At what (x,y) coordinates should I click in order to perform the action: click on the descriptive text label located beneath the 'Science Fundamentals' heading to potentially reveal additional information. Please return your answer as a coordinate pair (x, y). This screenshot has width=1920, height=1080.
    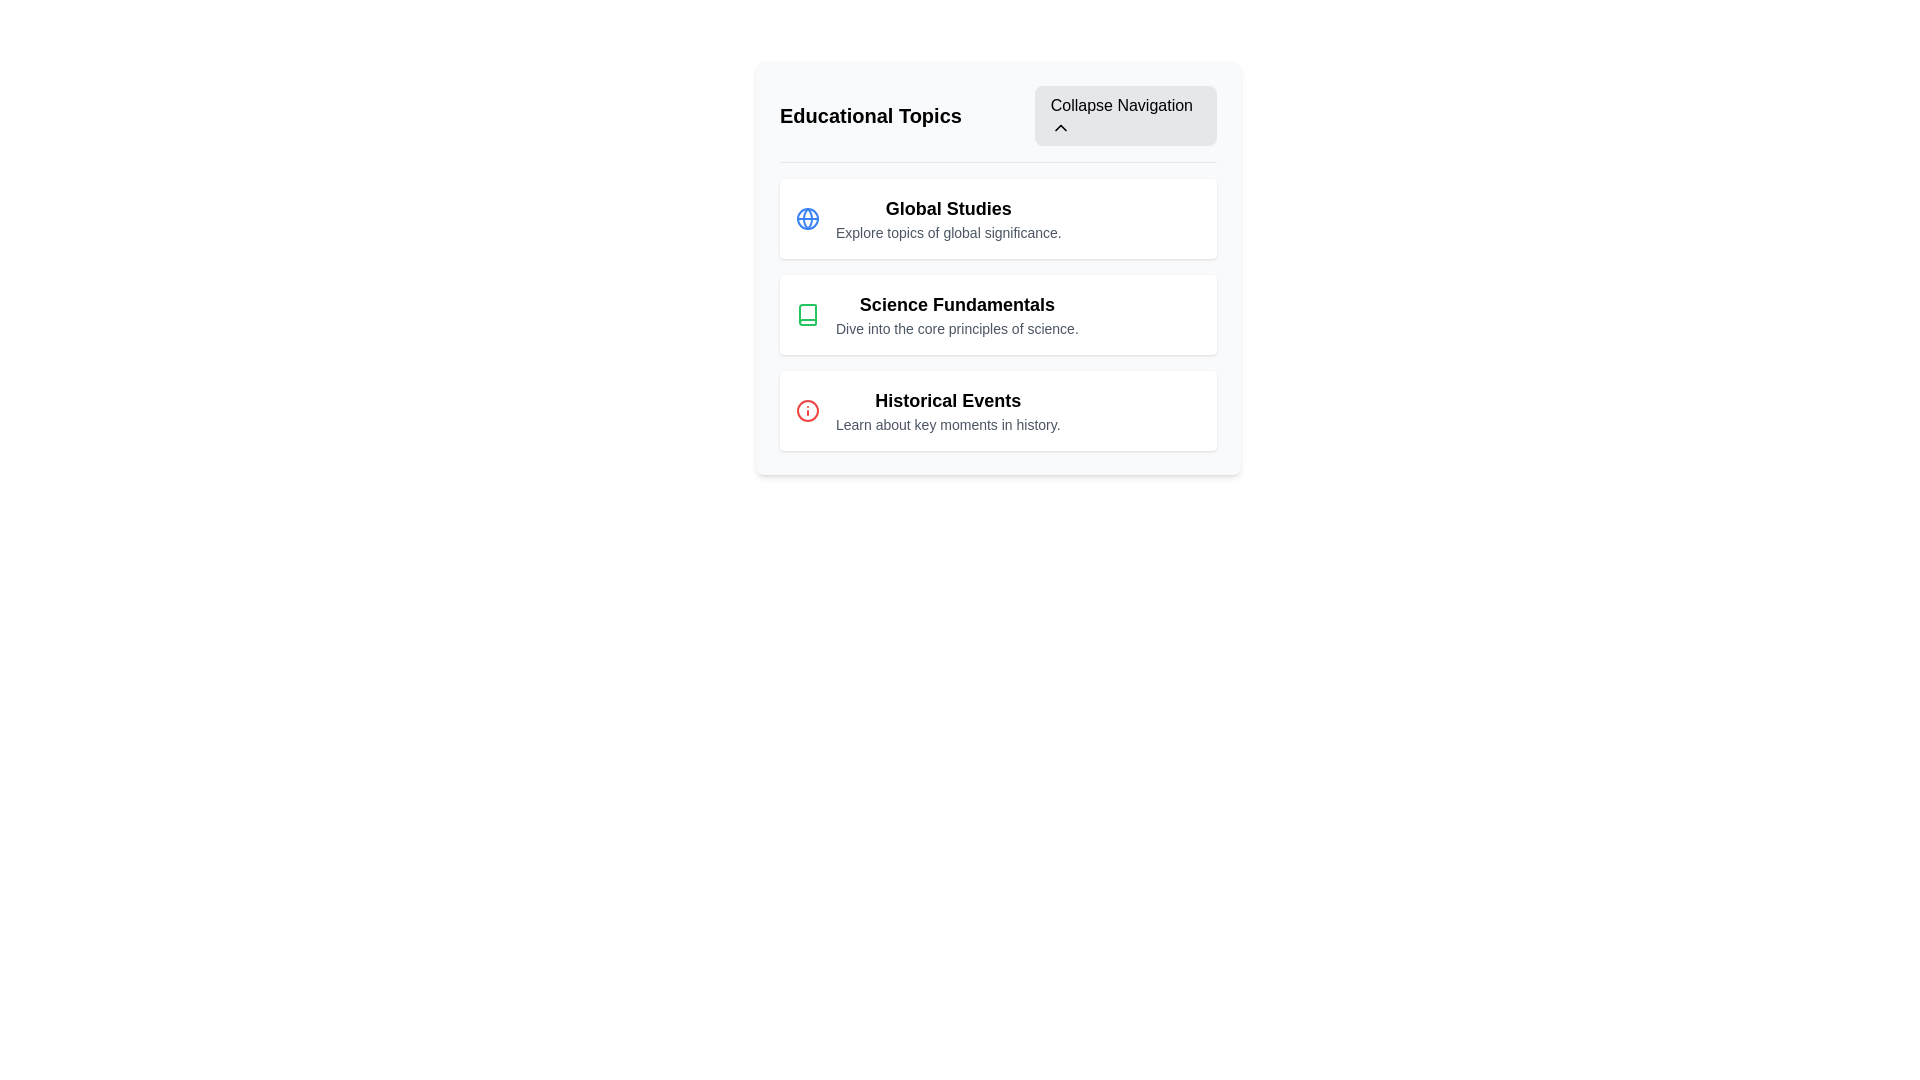
    Looking at the image, I should click on (956, 327).